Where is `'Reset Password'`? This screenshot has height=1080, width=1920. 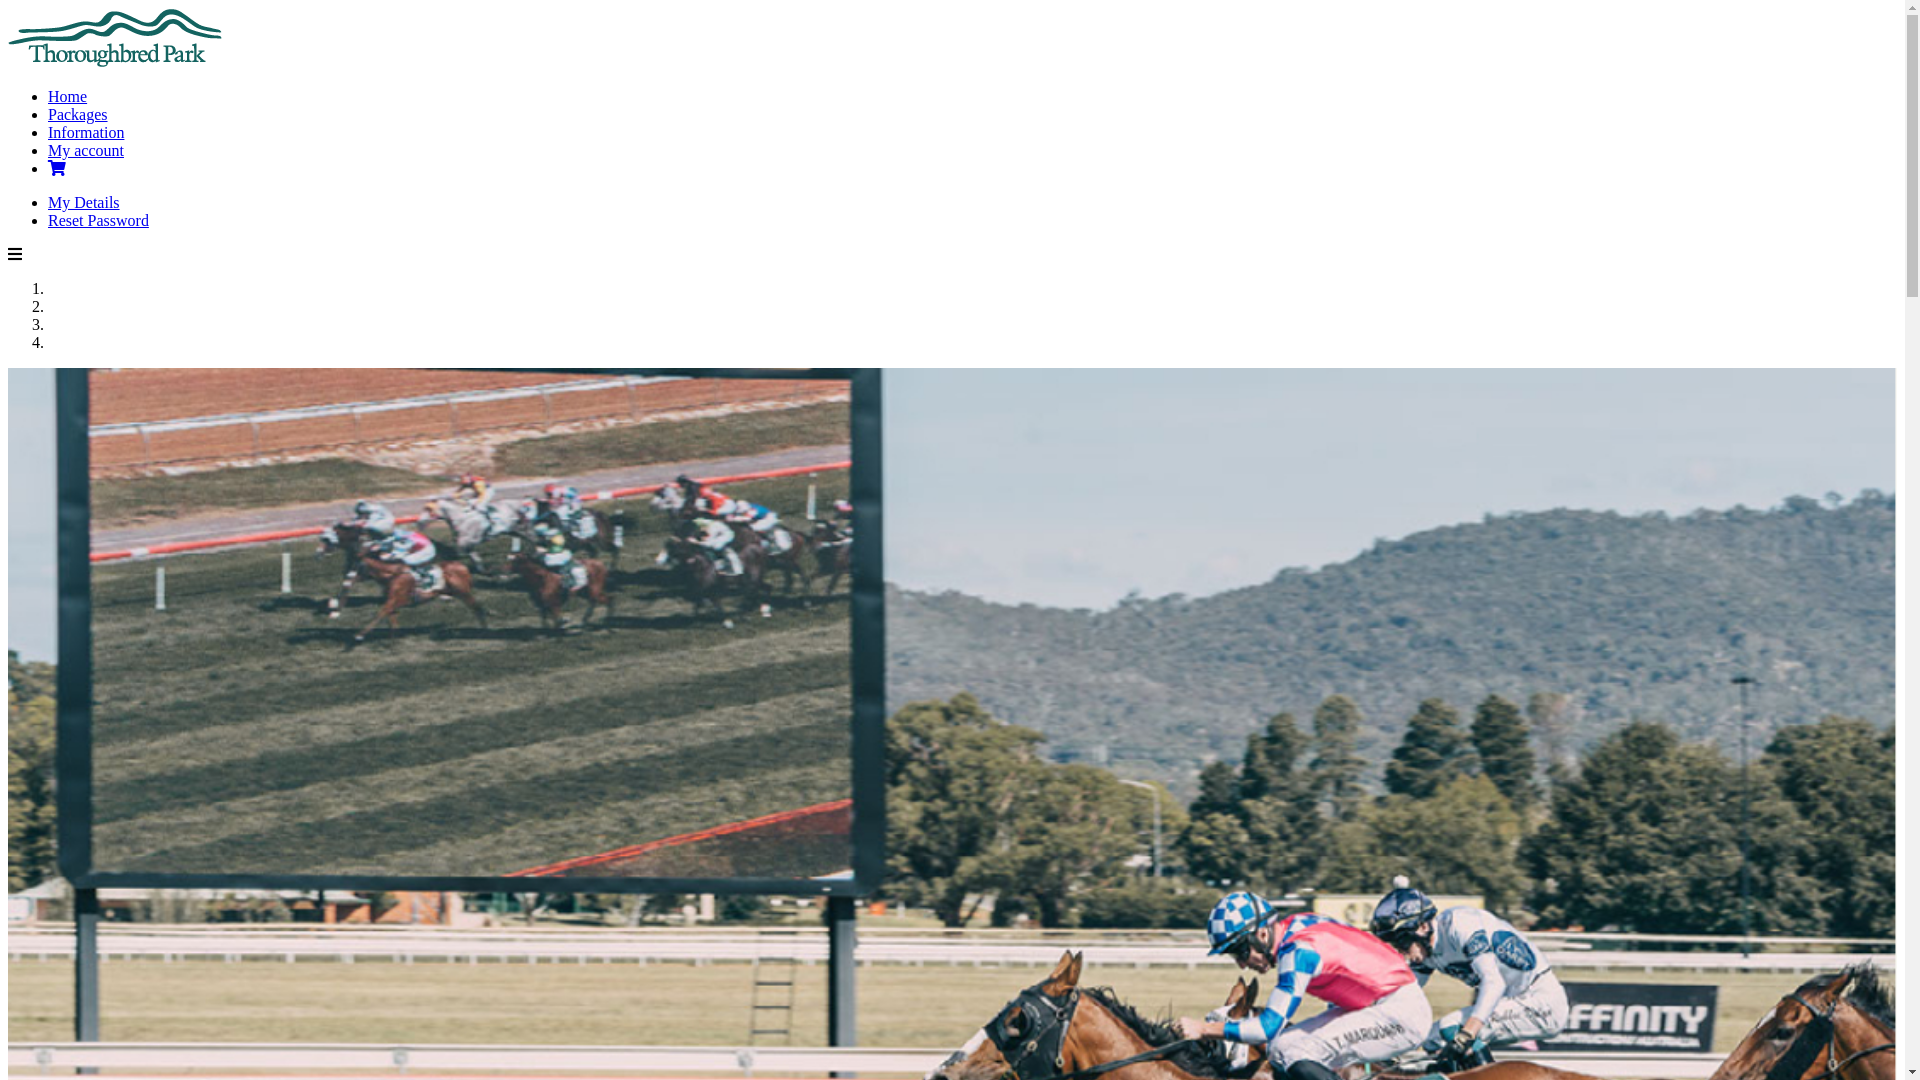
'Reset Password' is located at coordinates (97, 220).